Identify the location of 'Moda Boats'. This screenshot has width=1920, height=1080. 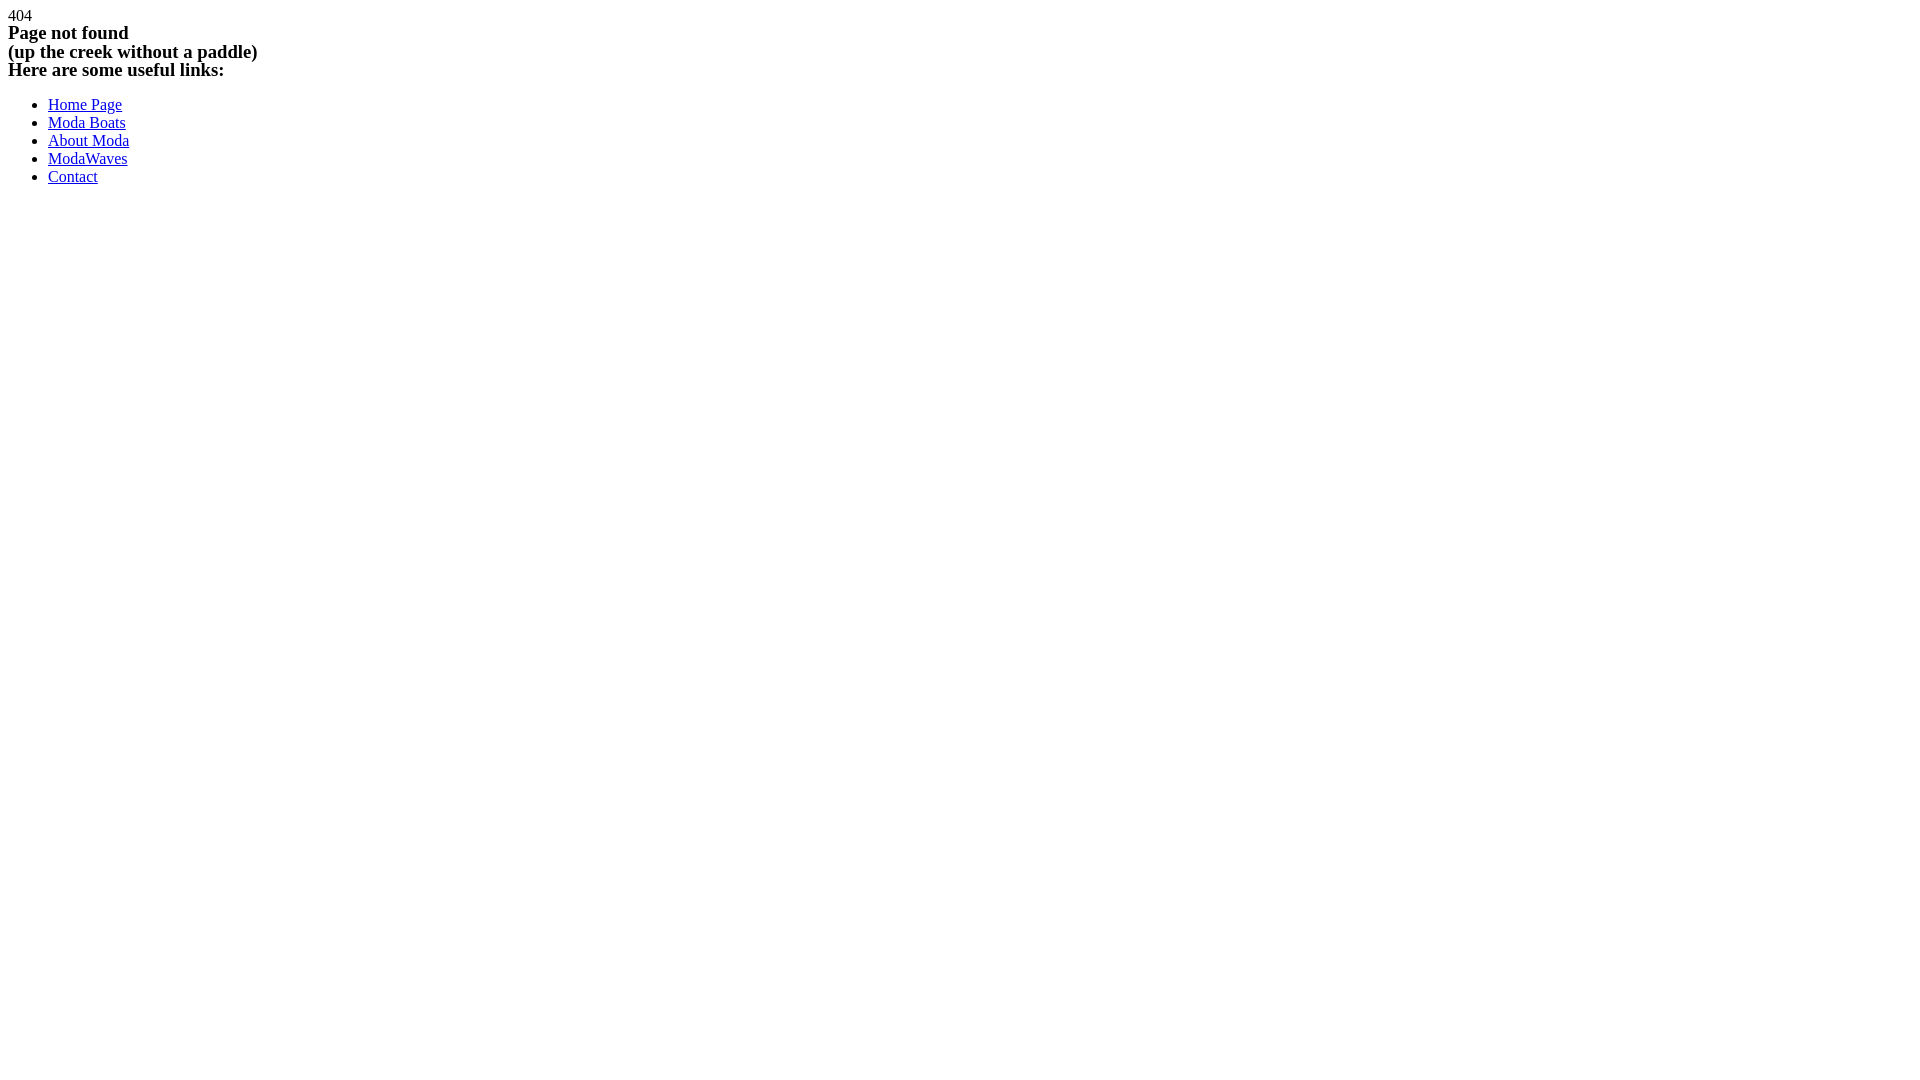
(85, 122).